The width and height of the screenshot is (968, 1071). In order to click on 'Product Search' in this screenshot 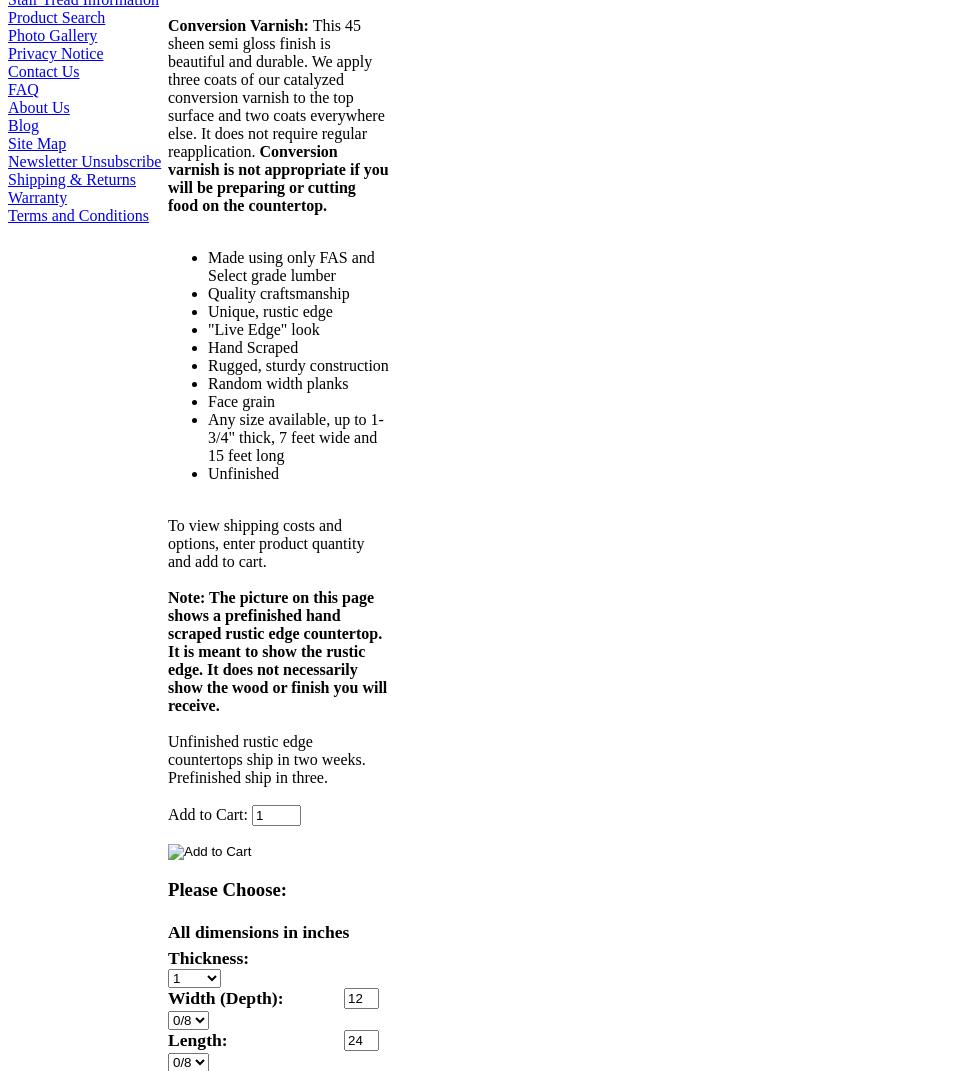, I will do `click(55, 15)`.